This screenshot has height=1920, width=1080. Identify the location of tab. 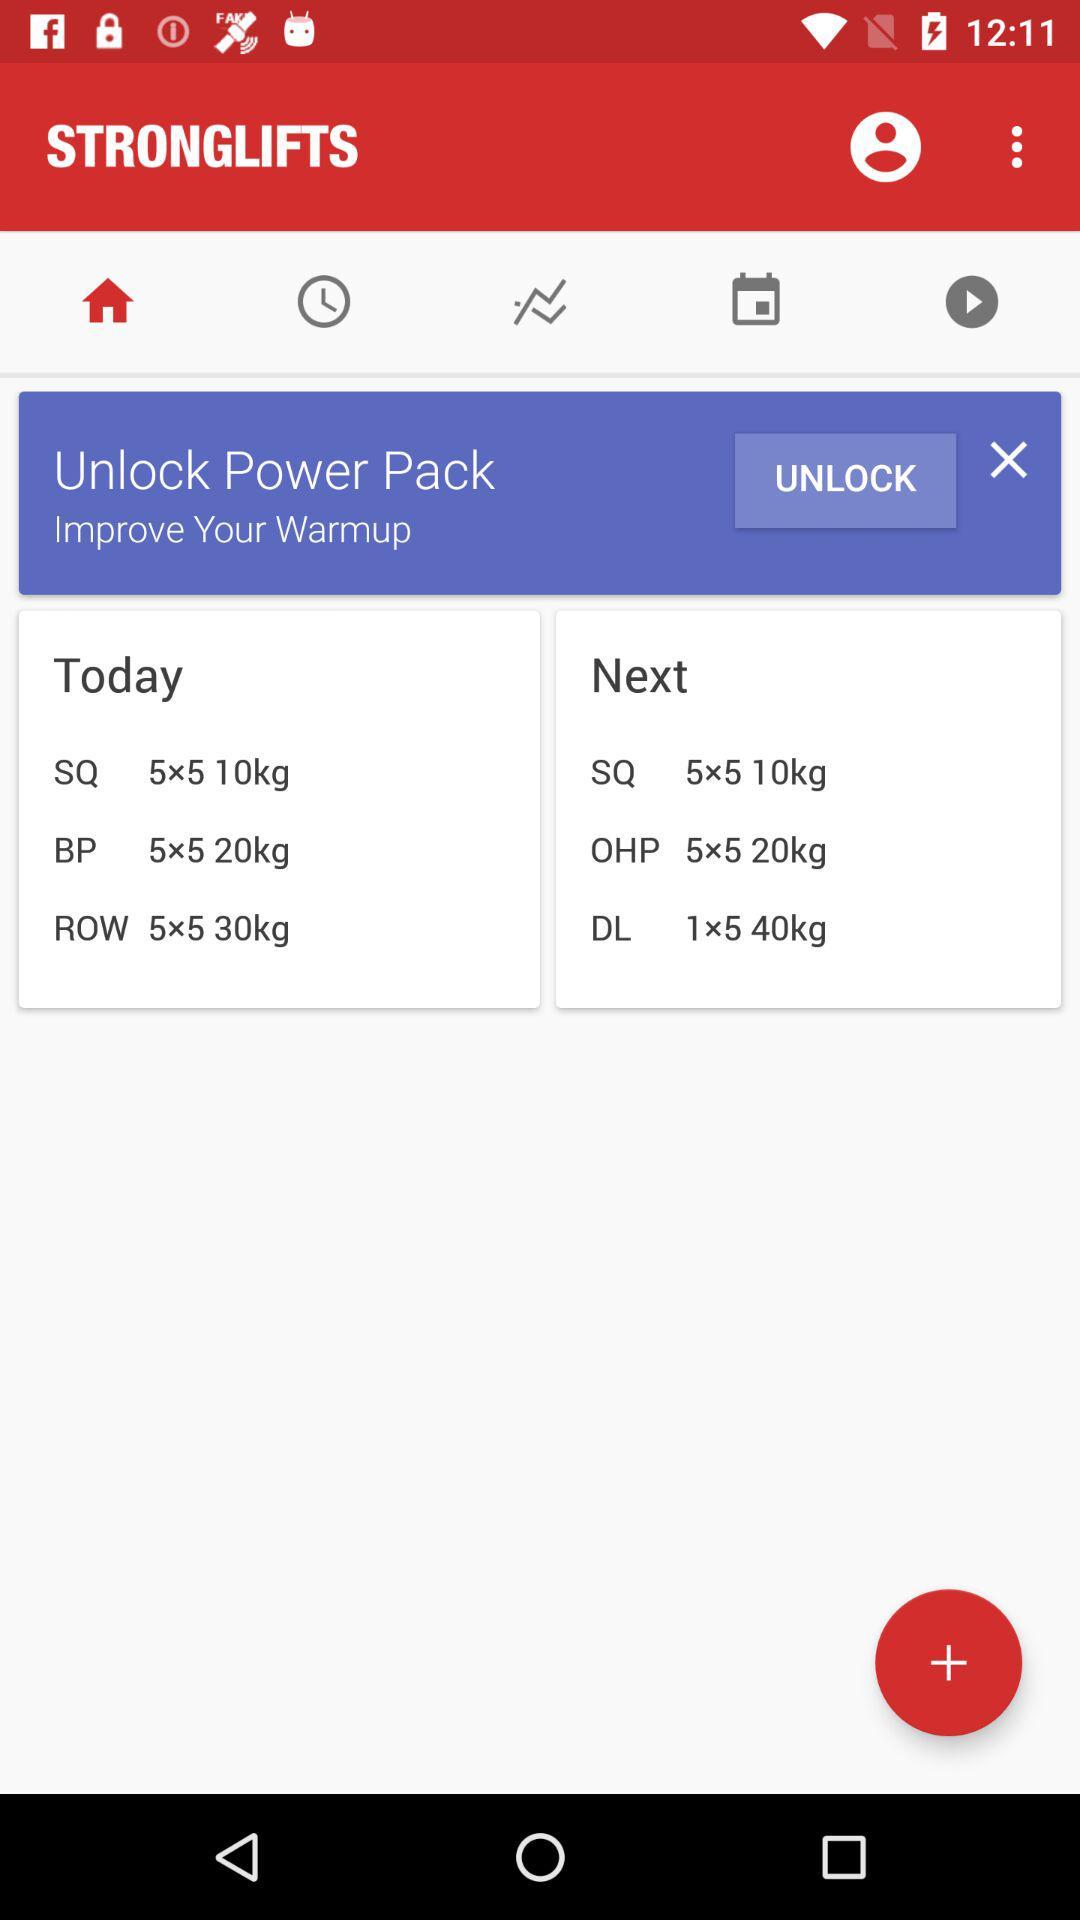
(1008, 458).